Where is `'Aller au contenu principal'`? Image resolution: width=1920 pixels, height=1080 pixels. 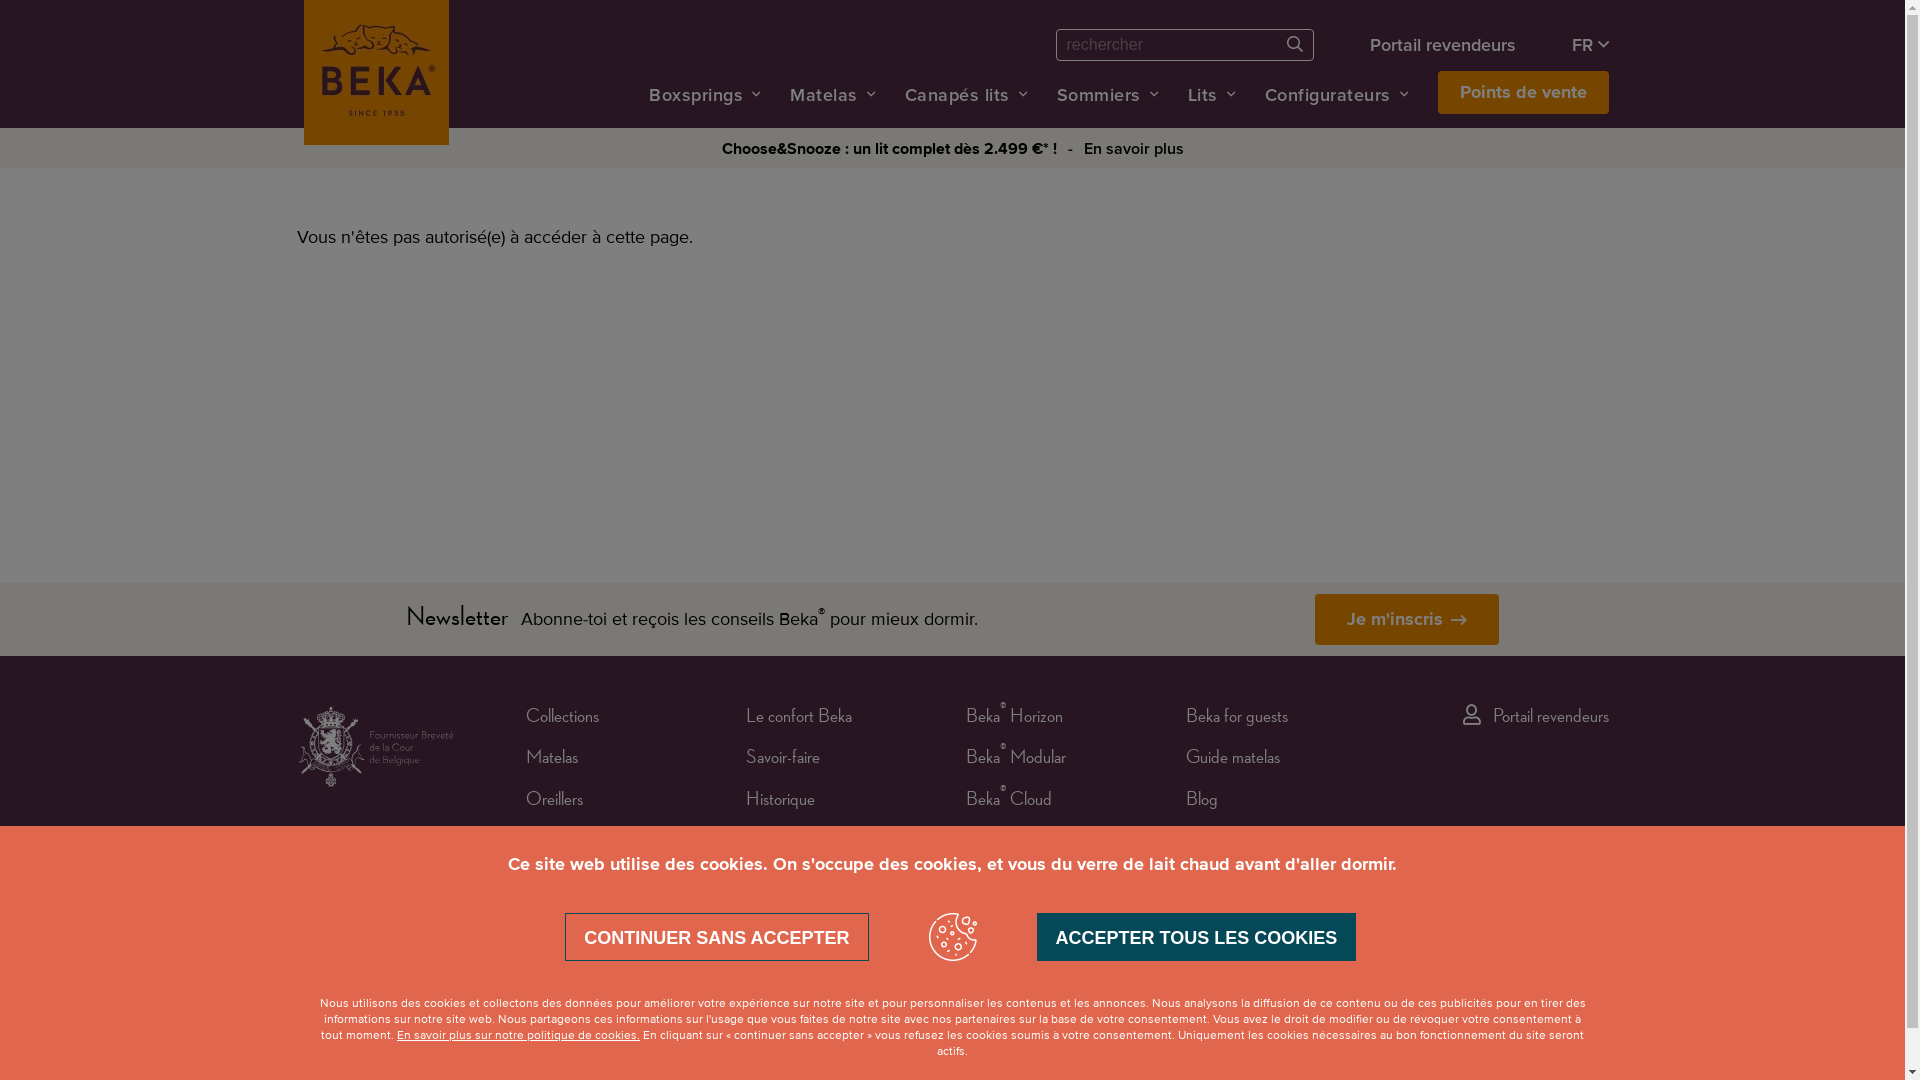
'Aller au contenu principal' is located at coordinates (0, 0).